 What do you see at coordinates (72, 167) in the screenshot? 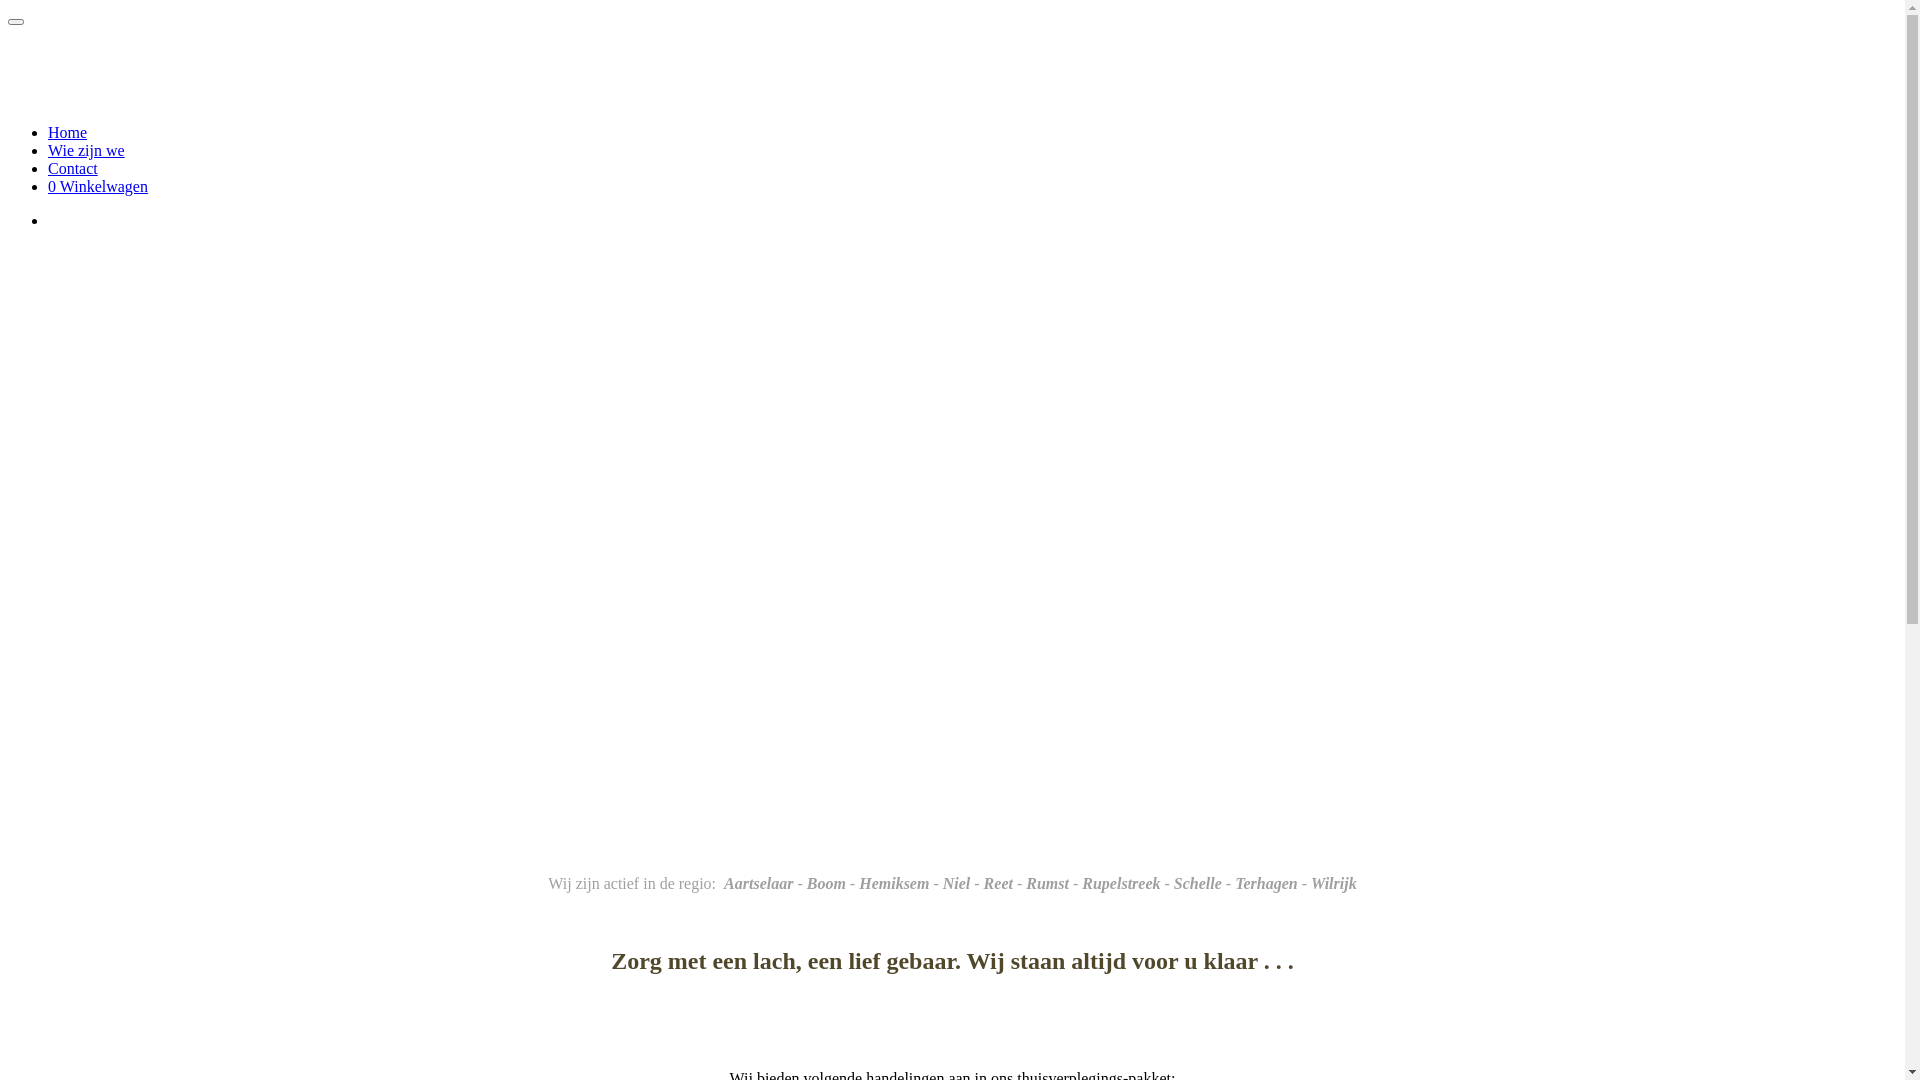
I see `'Contact'` at bounding box center [72, 167].